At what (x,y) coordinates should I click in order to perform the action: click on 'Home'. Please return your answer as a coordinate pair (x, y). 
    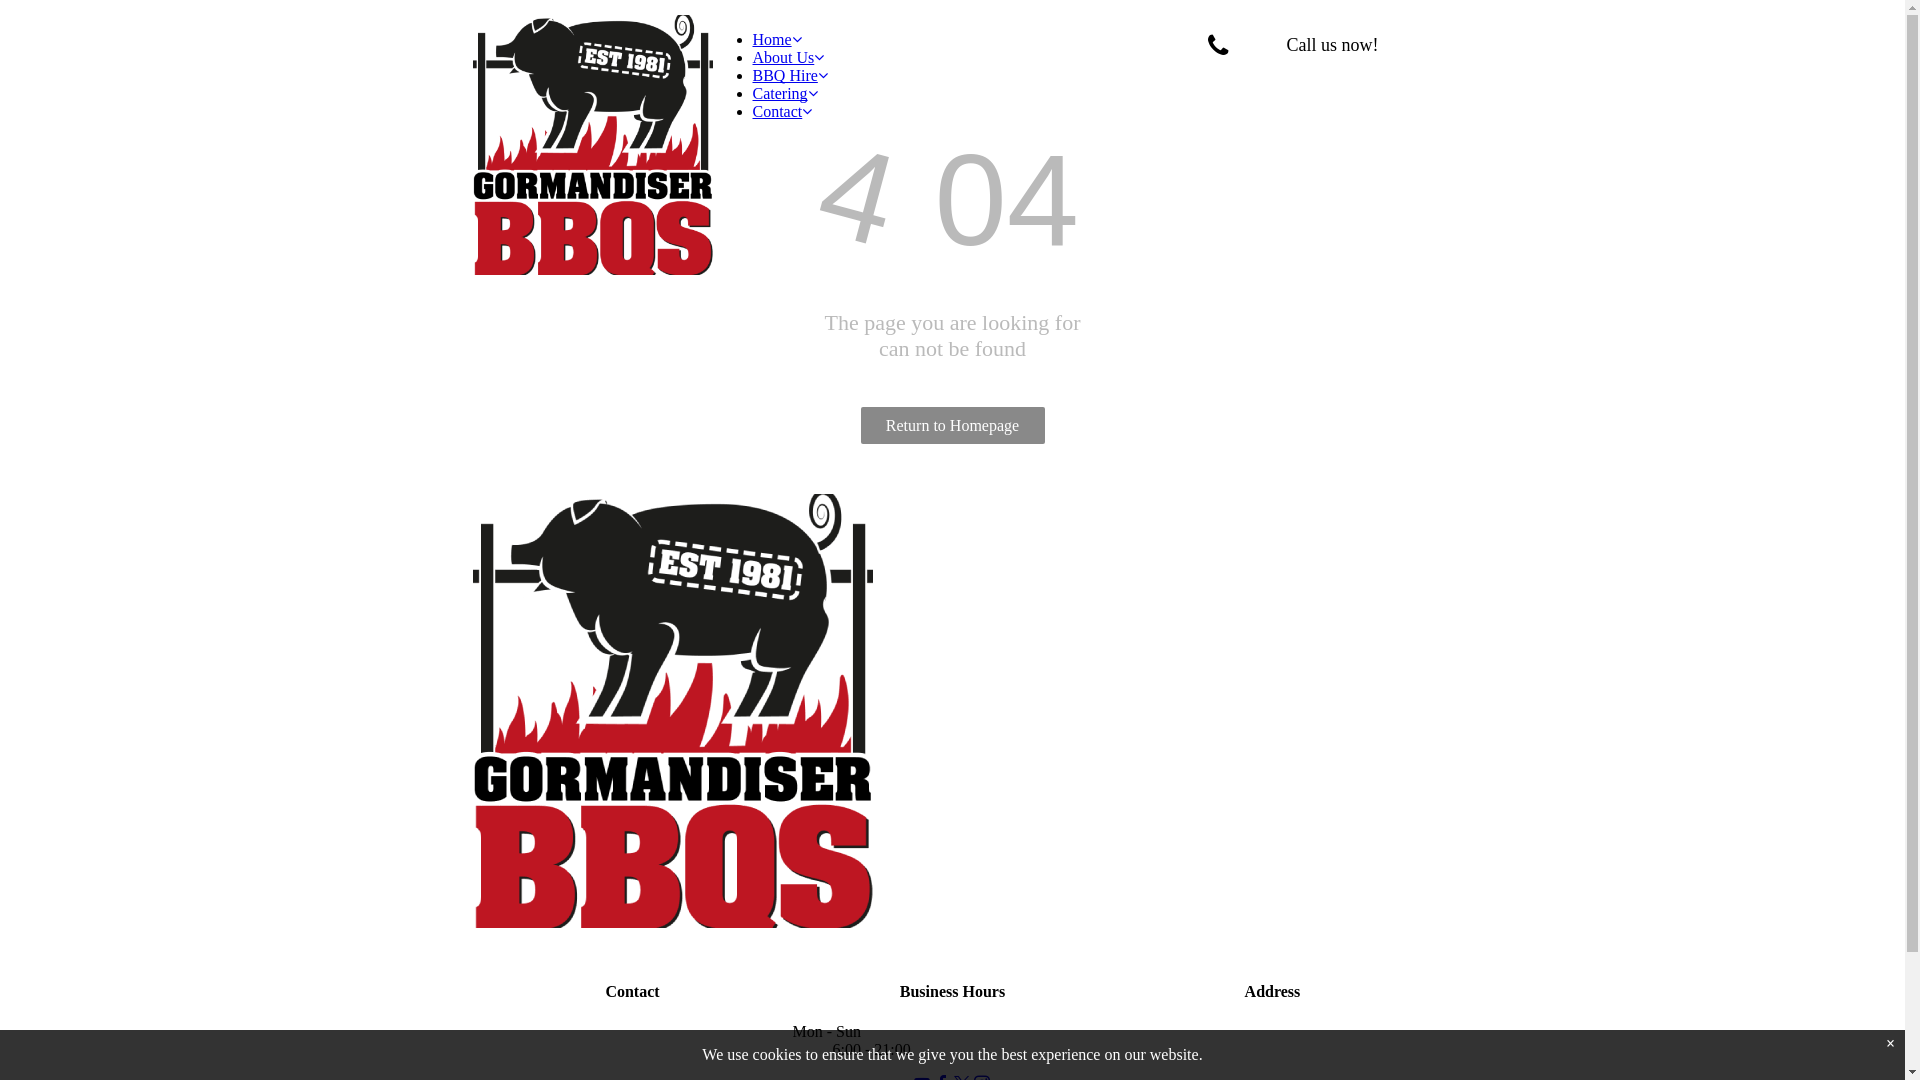
    Looking at the image, I should click on (775, 39).